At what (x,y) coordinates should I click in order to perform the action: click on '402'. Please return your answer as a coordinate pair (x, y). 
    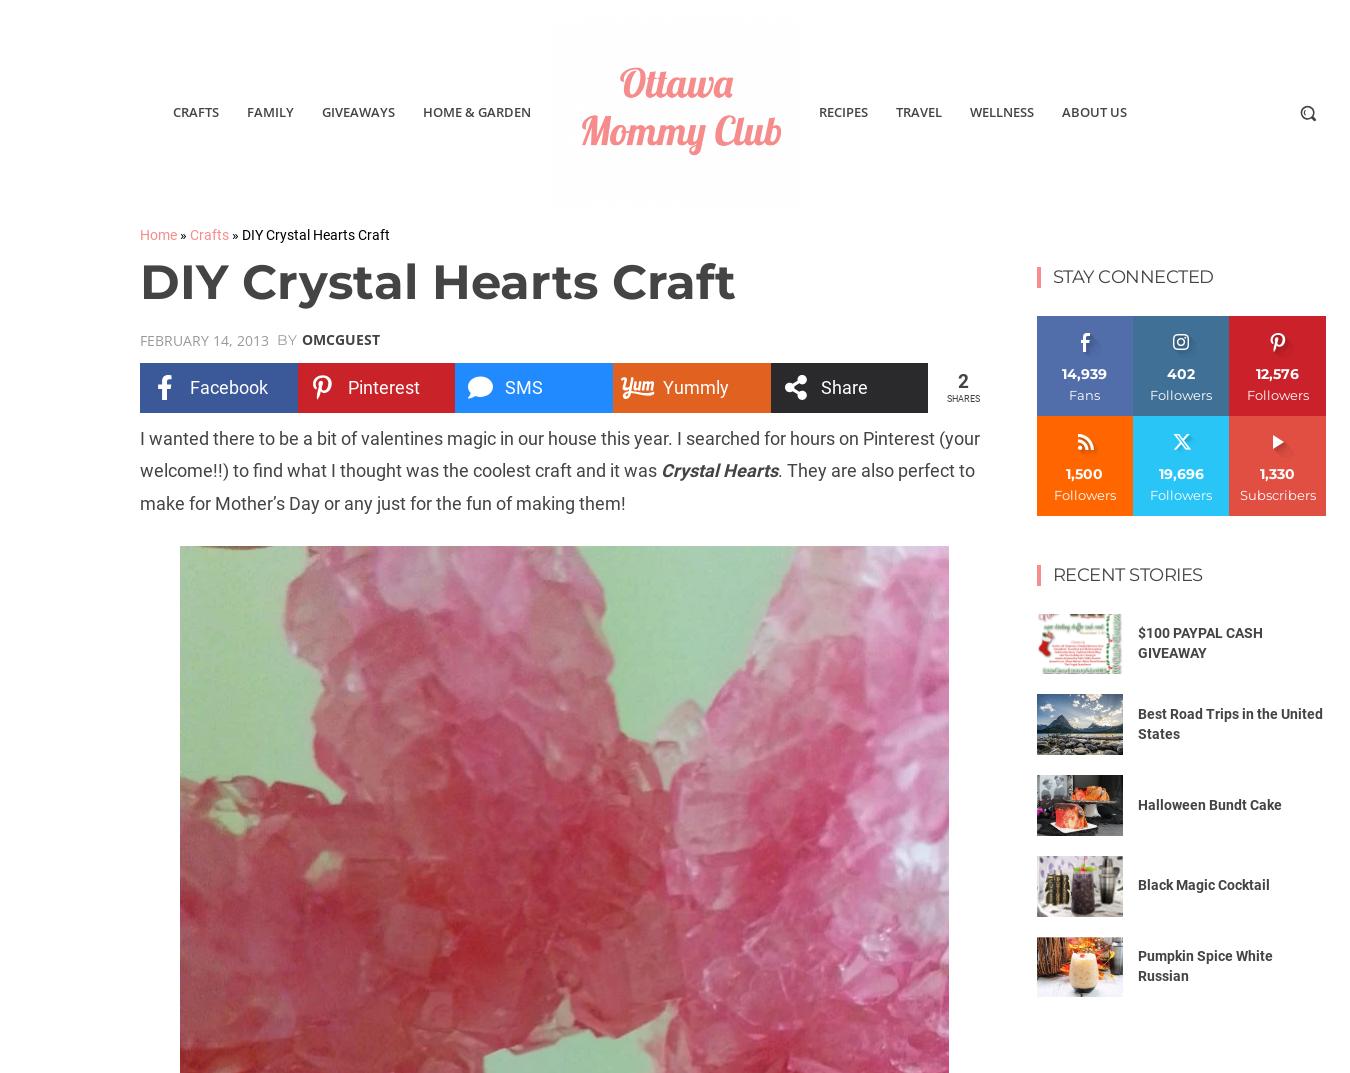
    Looking at the image, I should click on (1179, 371).